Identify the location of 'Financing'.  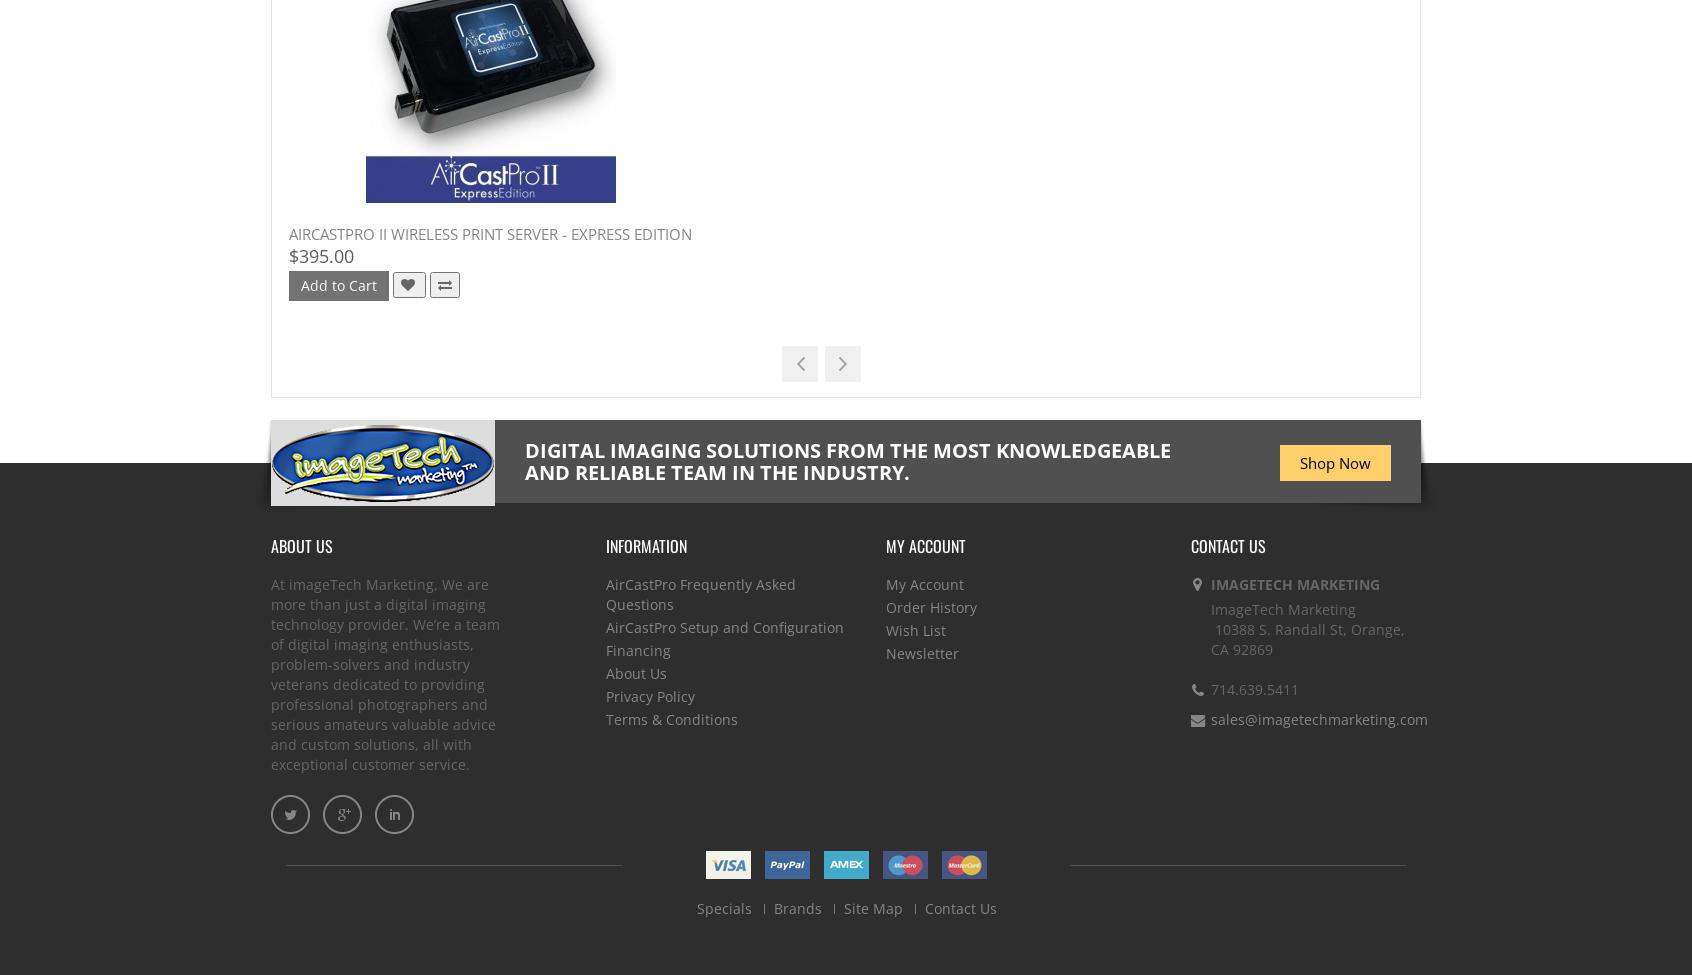
(638, 650).